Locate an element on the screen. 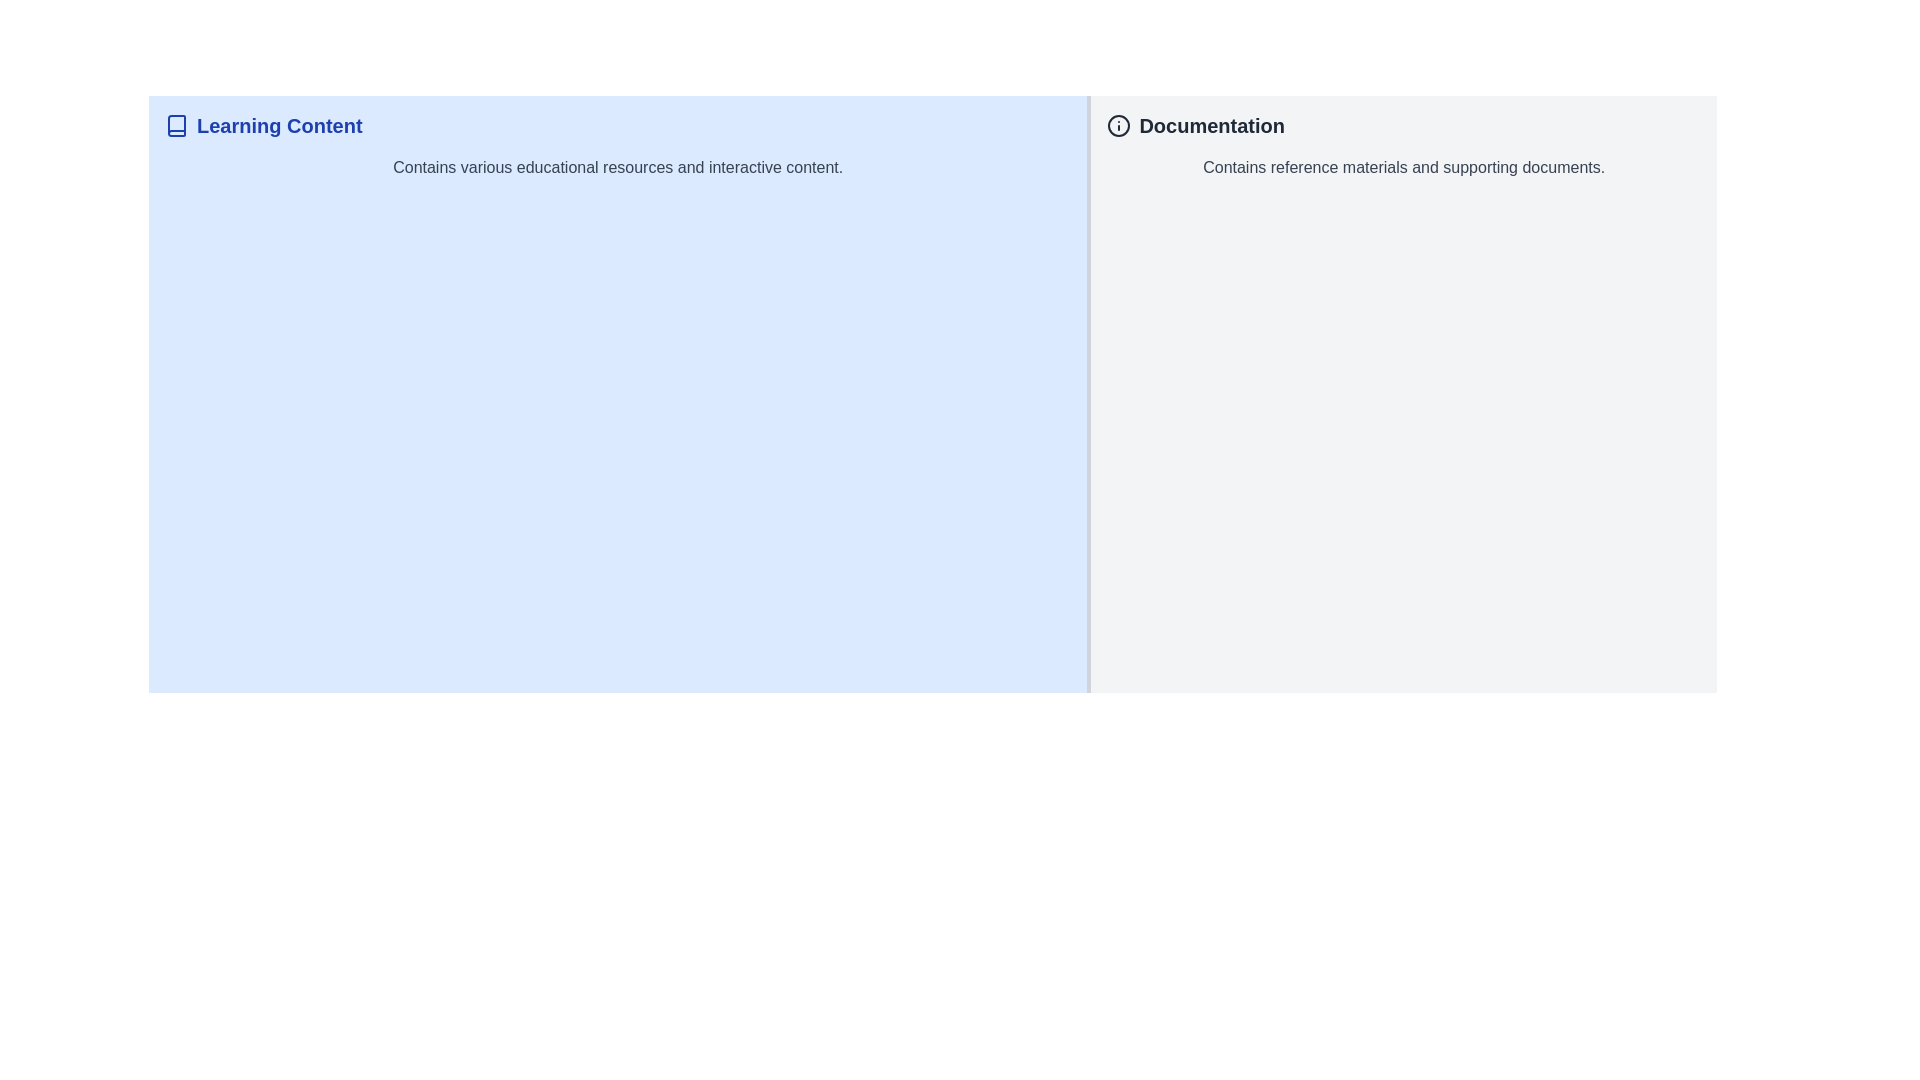  the circular outline of the SVG icon located to the left of the 'Documentation' label is located at coordinates (1118, 126).